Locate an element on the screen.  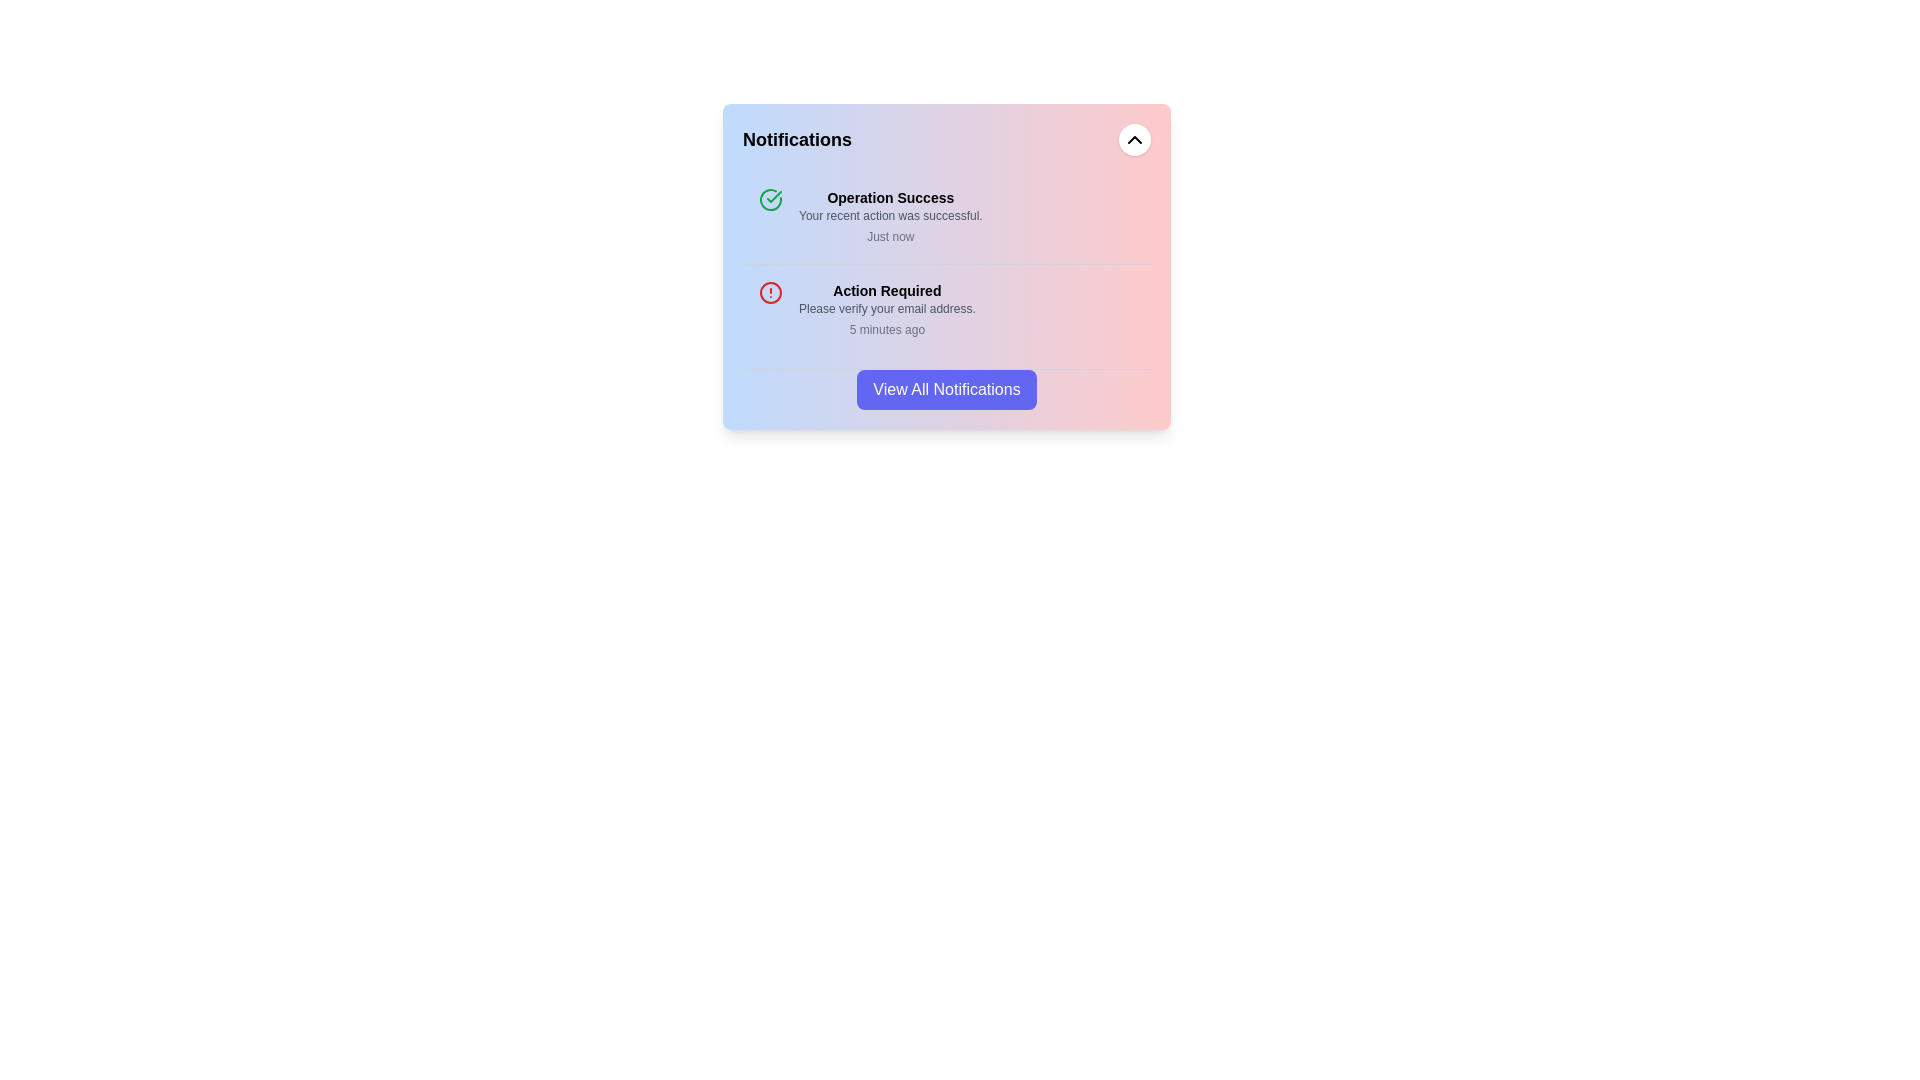
the button at the bottom of the notification card is located at coordinates (945, 389).